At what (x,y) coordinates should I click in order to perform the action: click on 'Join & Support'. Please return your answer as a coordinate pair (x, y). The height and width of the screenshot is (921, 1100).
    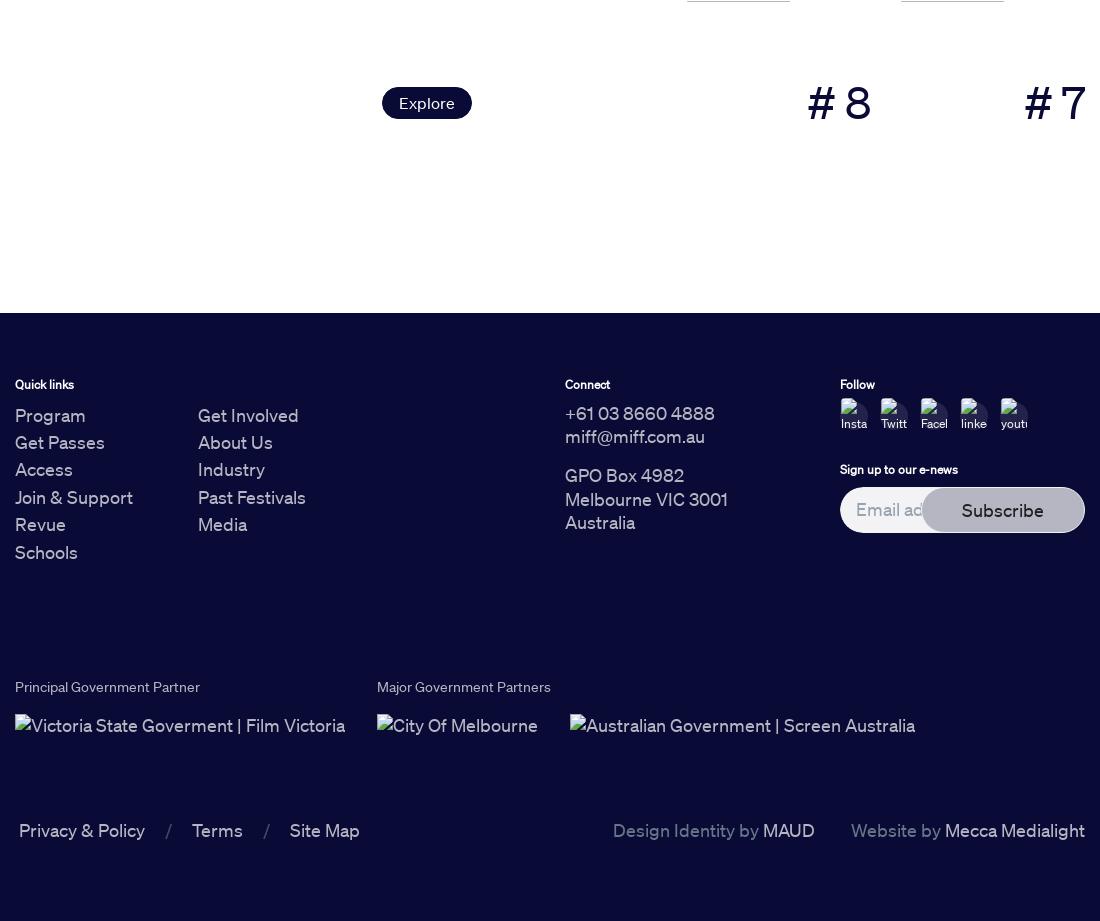
    Looking at the image, I should click on (74, 494).